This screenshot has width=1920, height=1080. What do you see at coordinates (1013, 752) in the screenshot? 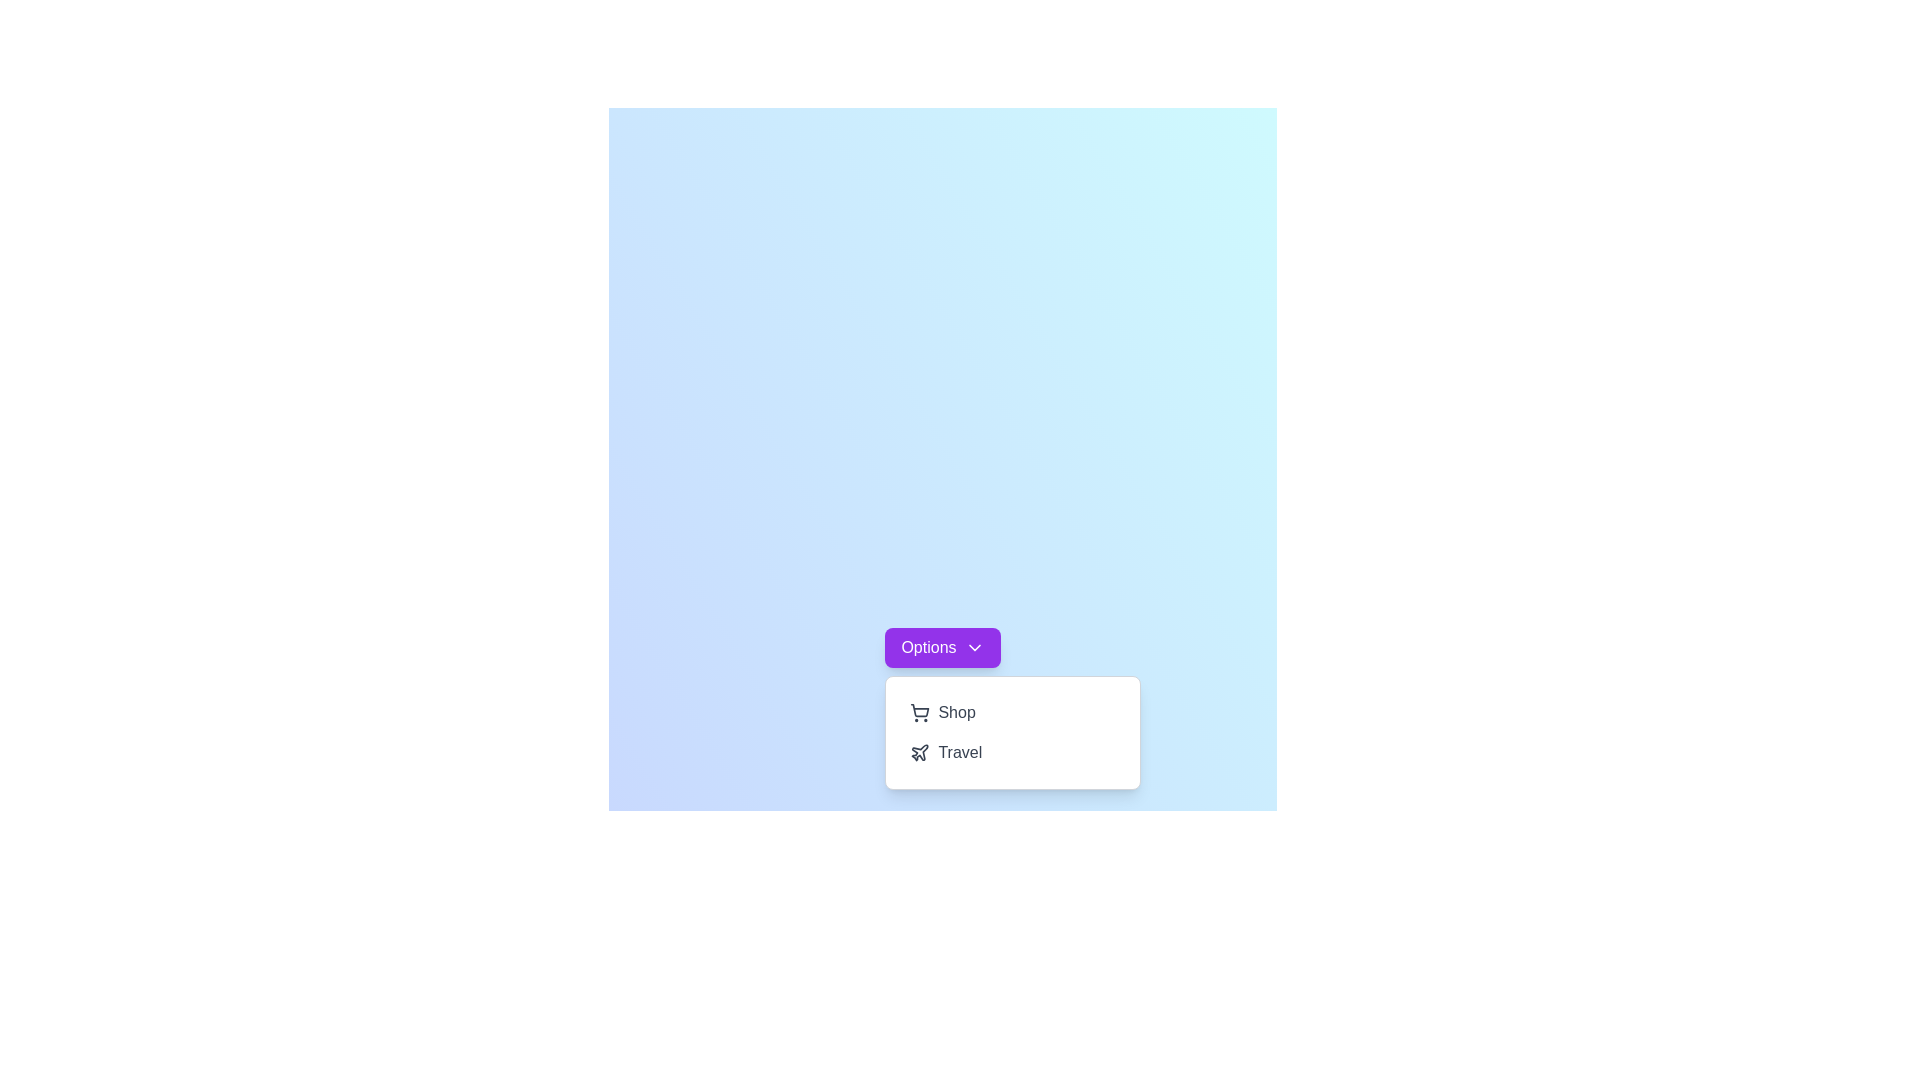
I see `the second item in the dropdown menu that directs to travel, located directly below the 'Shop' item` at bounding box center [1013, 752].